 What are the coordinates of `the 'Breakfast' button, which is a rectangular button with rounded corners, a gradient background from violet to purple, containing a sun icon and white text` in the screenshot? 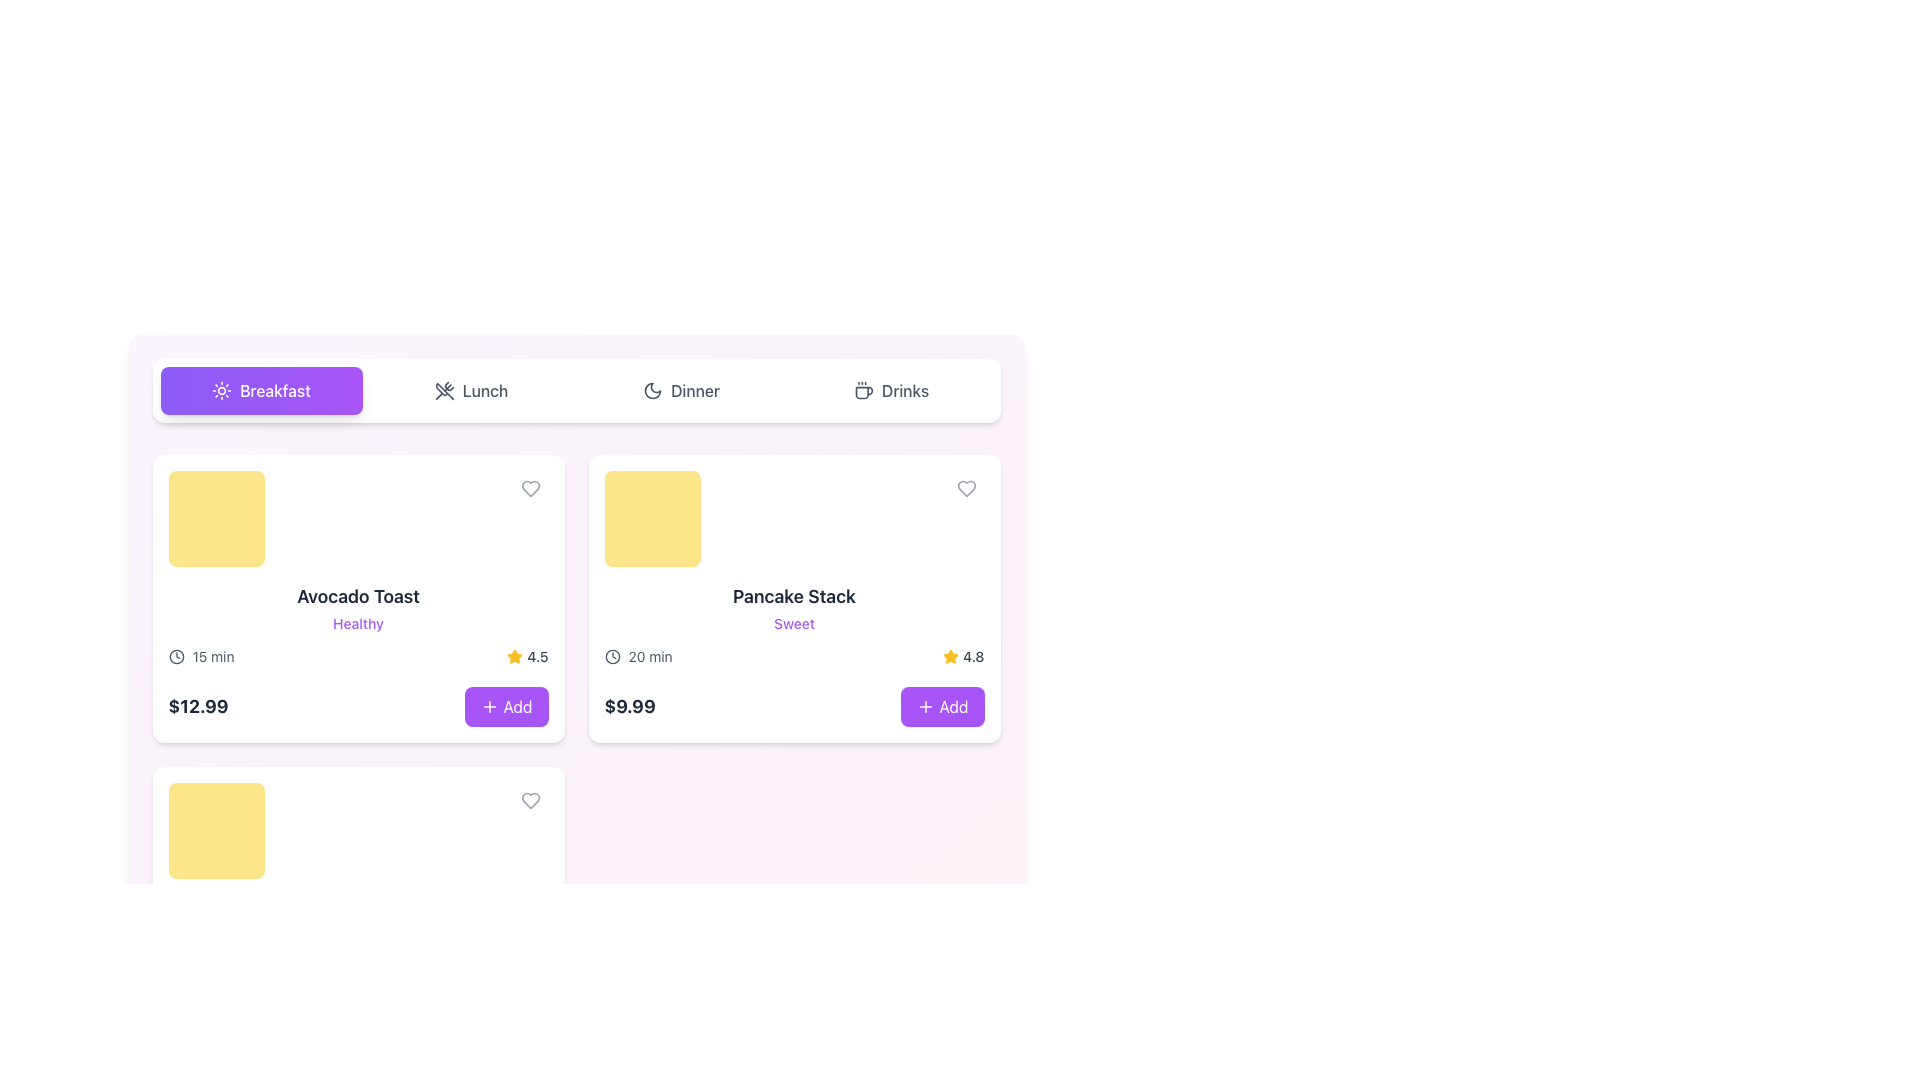 It's located at (260, 390).